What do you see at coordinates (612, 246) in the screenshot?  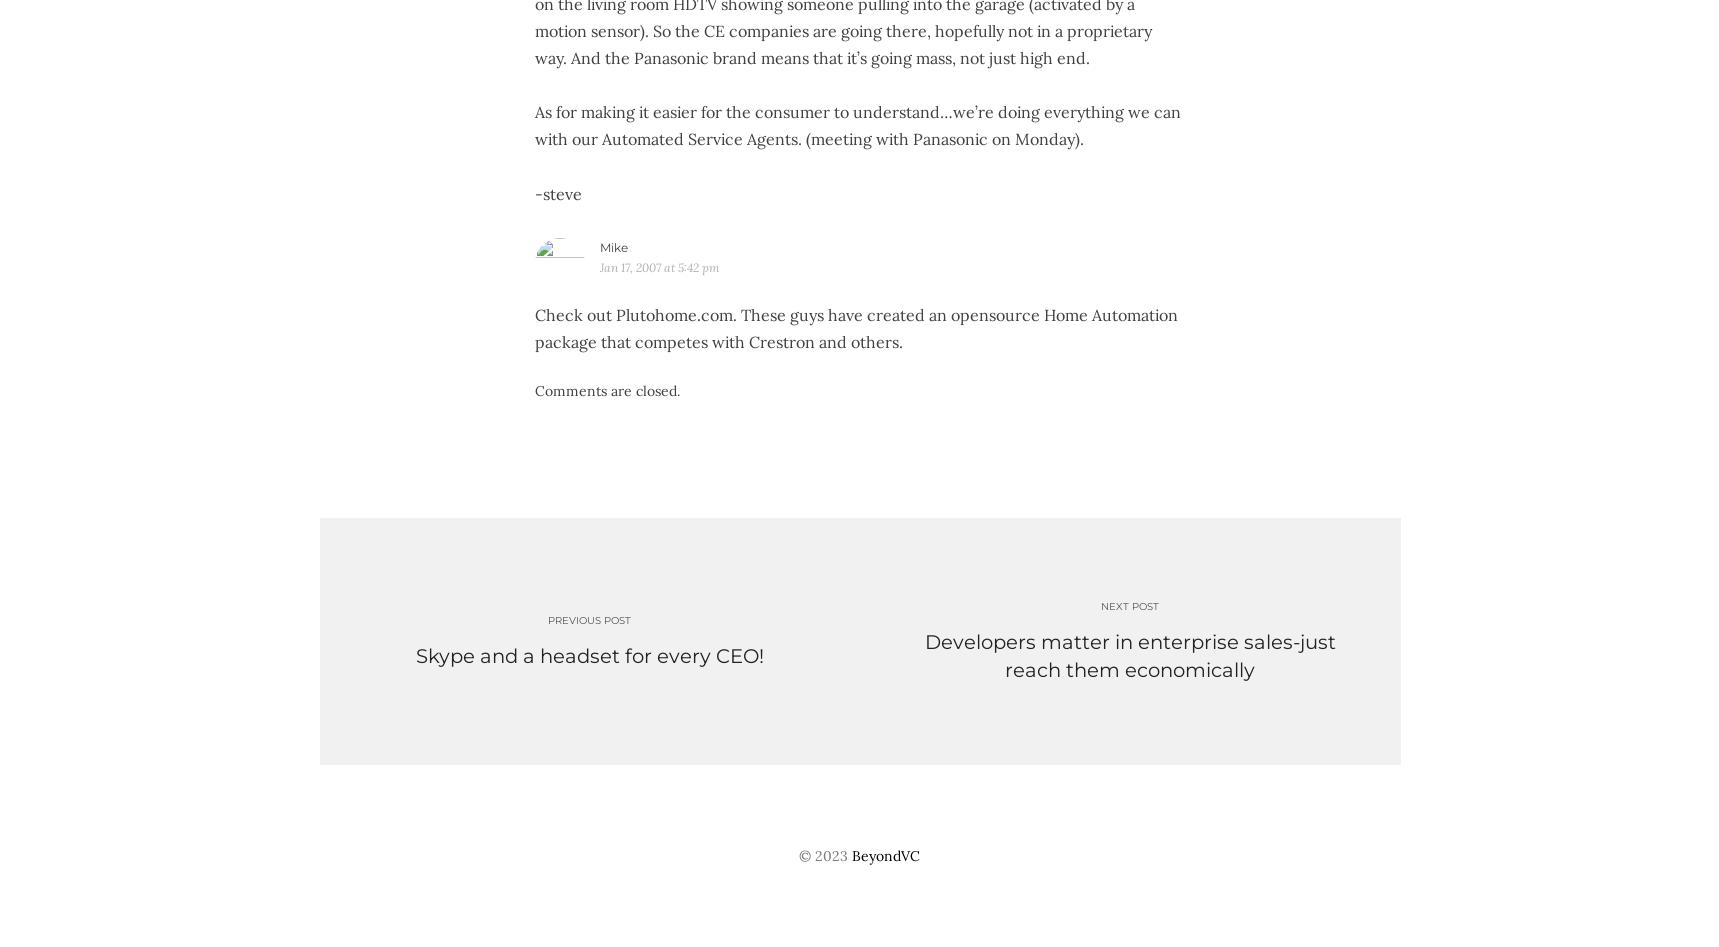 I see `'Mike'` at bounding box center [612, 246].